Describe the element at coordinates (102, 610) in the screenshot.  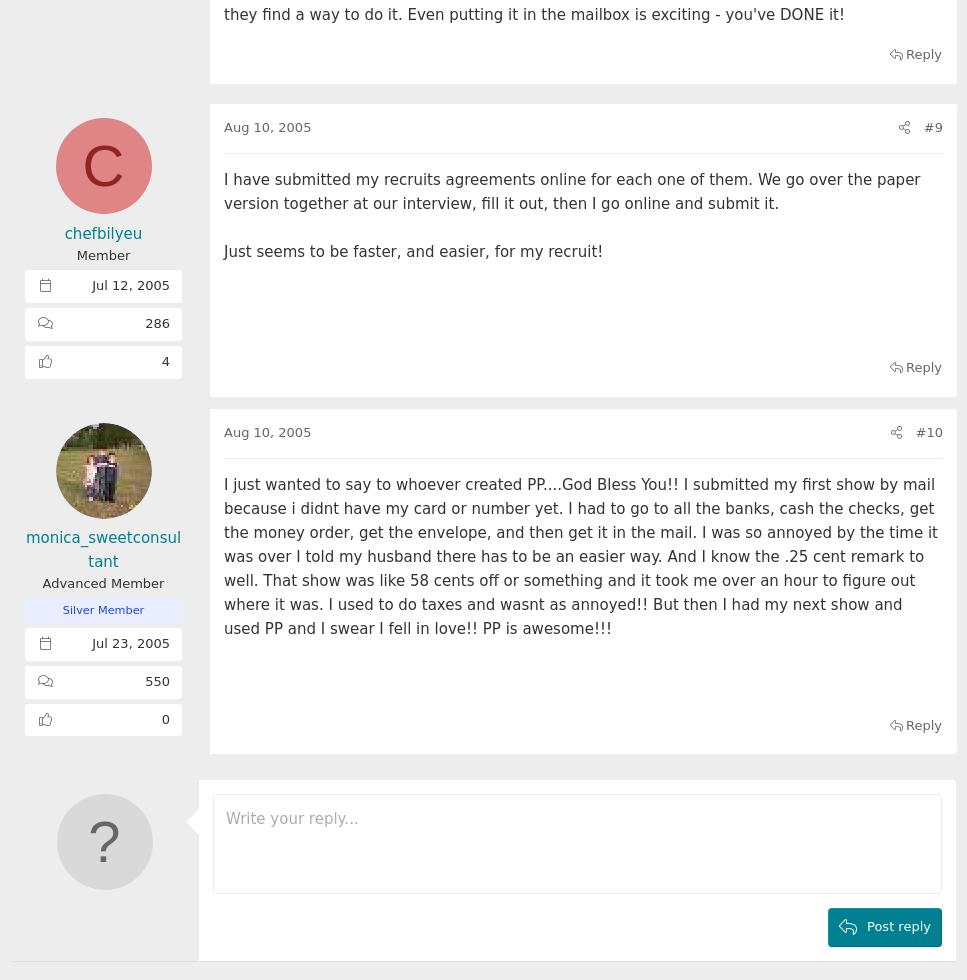
I see `'Silver Member'` at that location.